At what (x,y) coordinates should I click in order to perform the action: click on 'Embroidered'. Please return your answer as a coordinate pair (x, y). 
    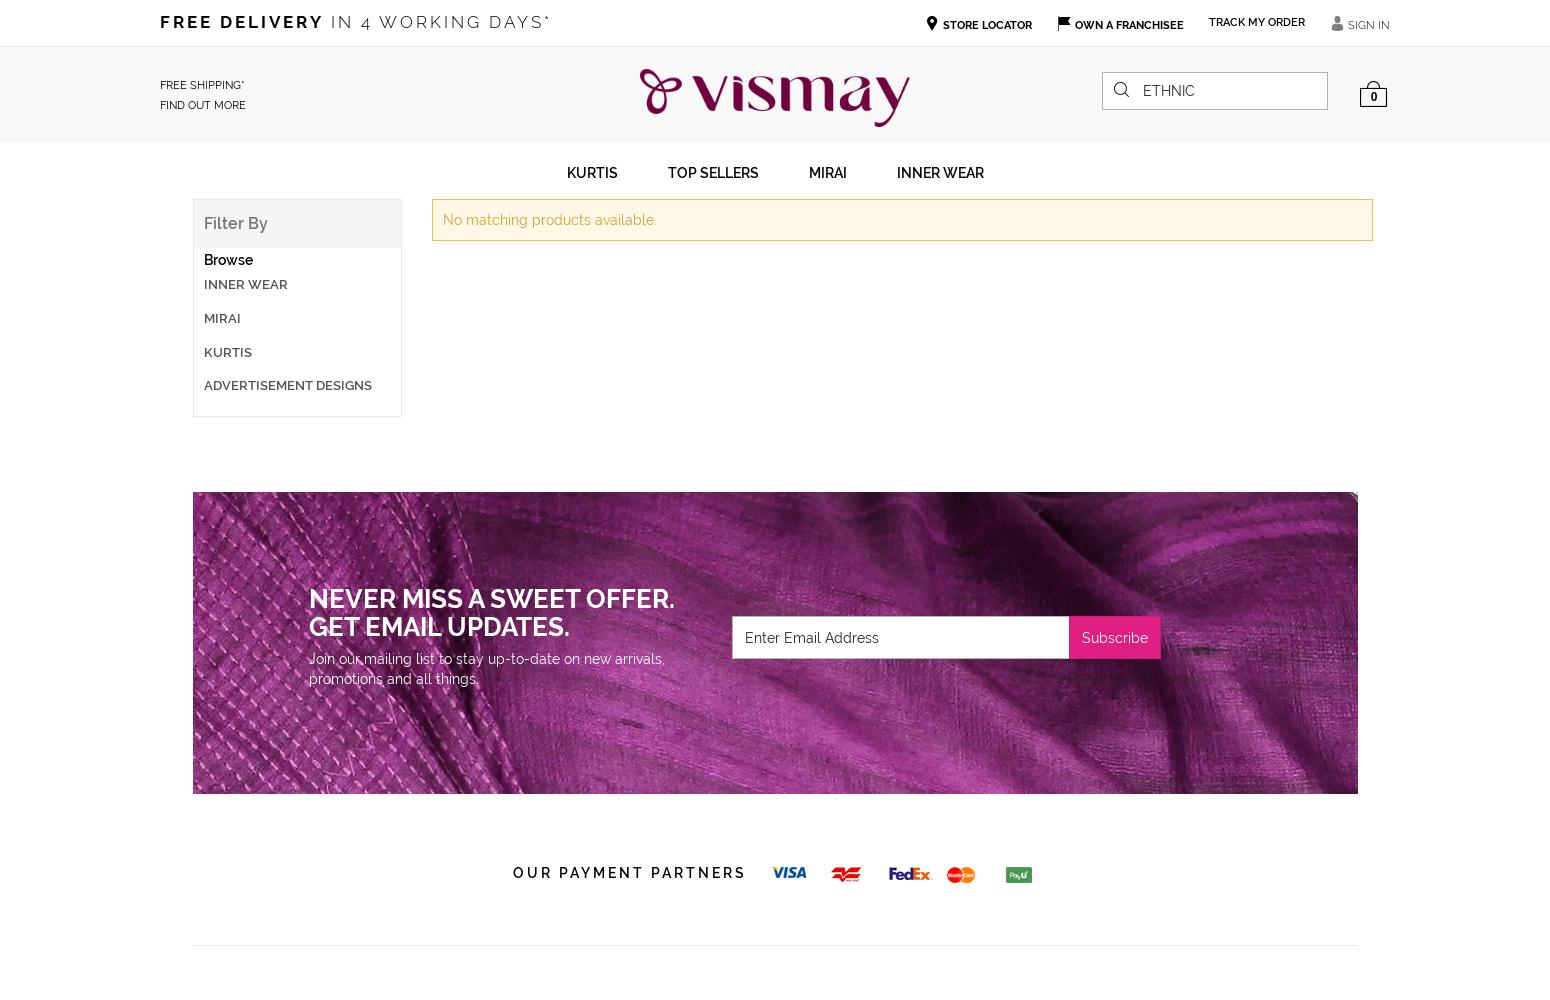
    Looking at the image, I should click on (398, 310).